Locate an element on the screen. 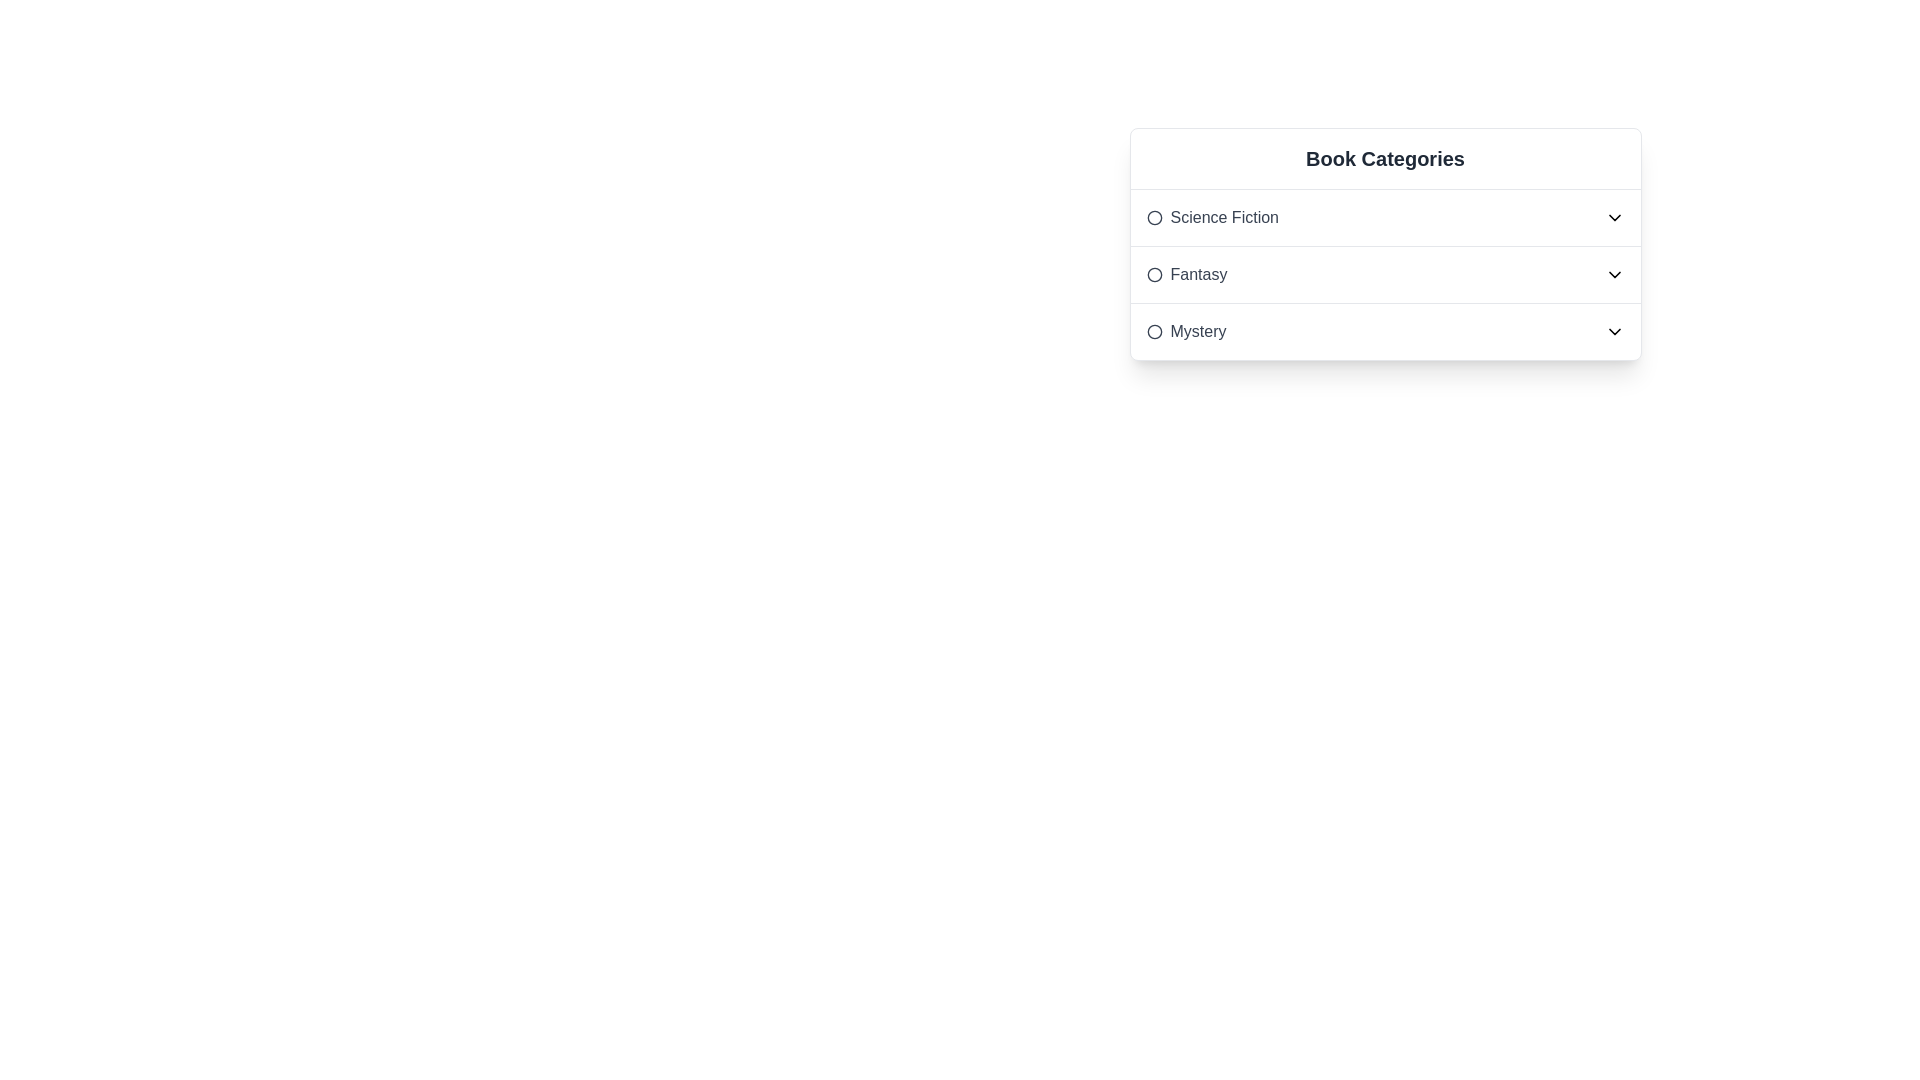  the chevron-down icon located at the far right of the 'Science Fiction' row in the 'Book Categories' section is located at coordinates (1614, 218).